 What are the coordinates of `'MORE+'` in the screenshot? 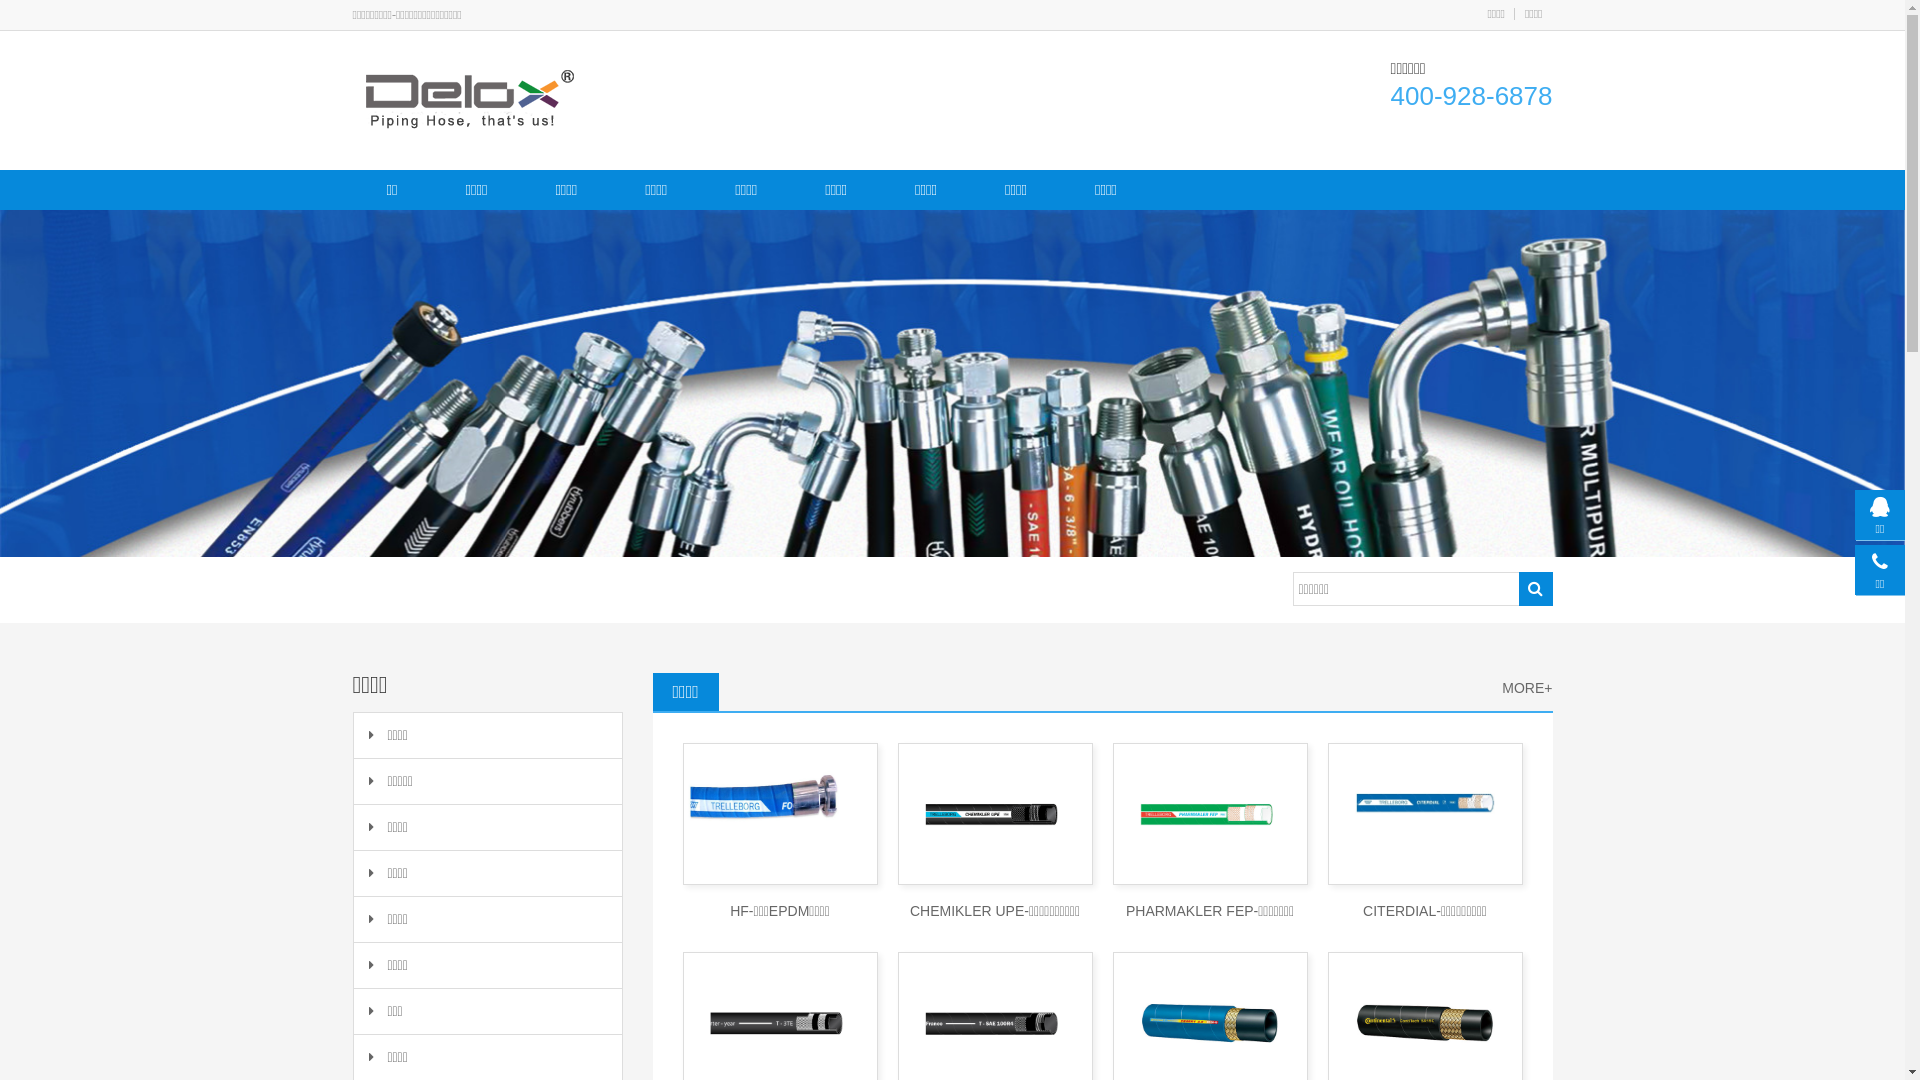 It's located at (1525, 687).